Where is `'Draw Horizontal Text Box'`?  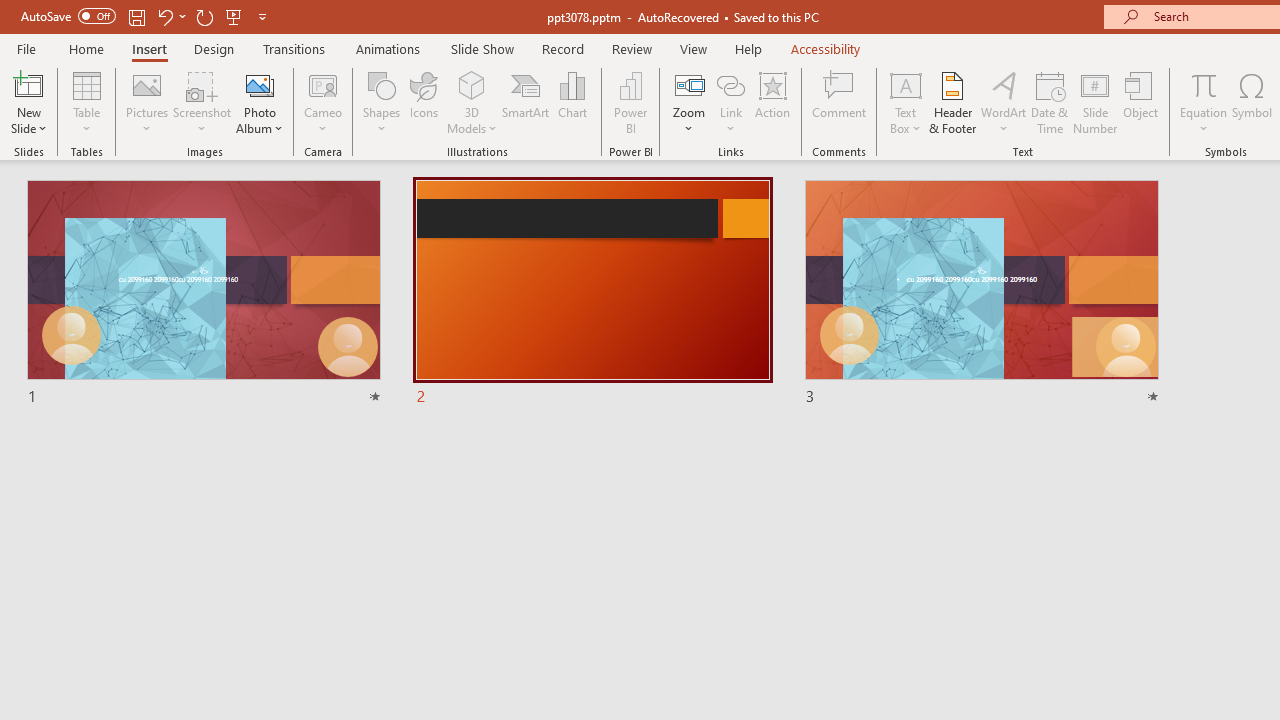 'Draw Horizontal Text Box' is located at coordinates (904, 84).